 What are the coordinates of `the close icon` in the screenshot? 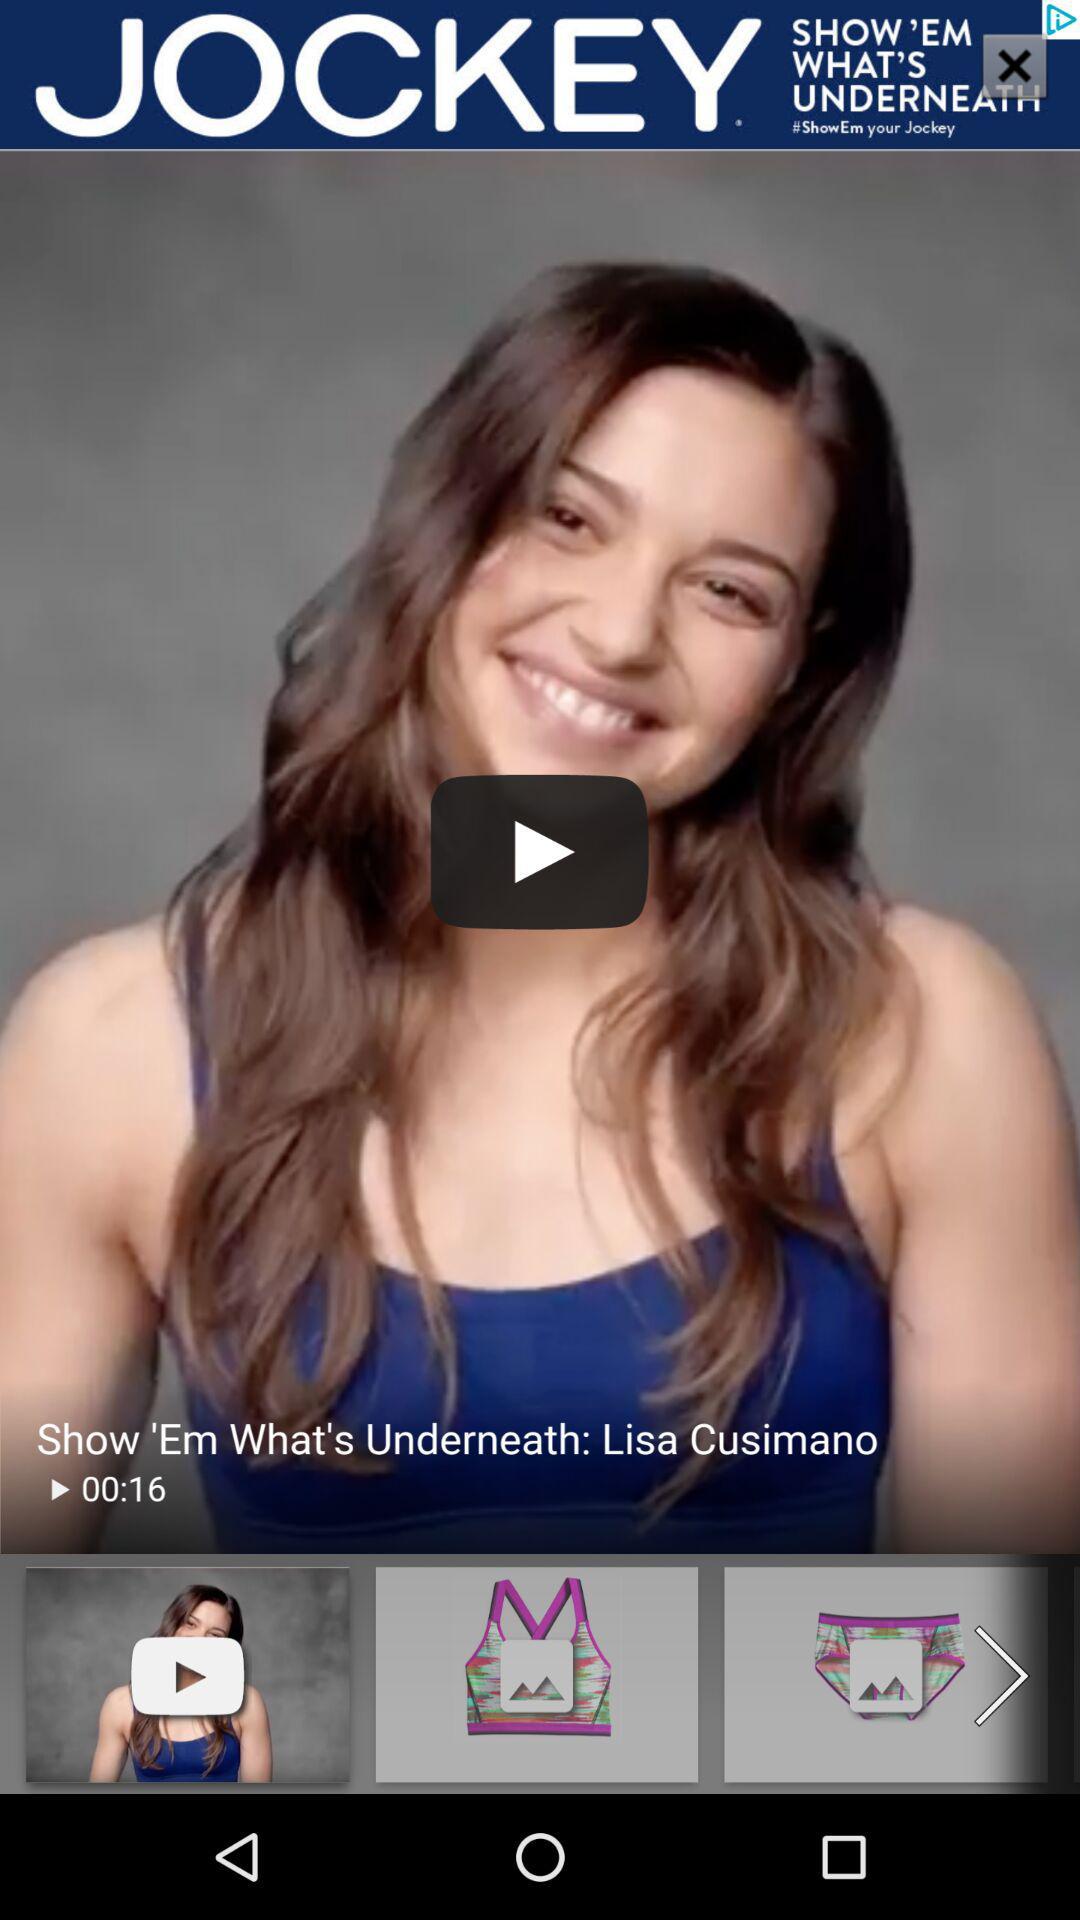 It's located at (1014, 70).